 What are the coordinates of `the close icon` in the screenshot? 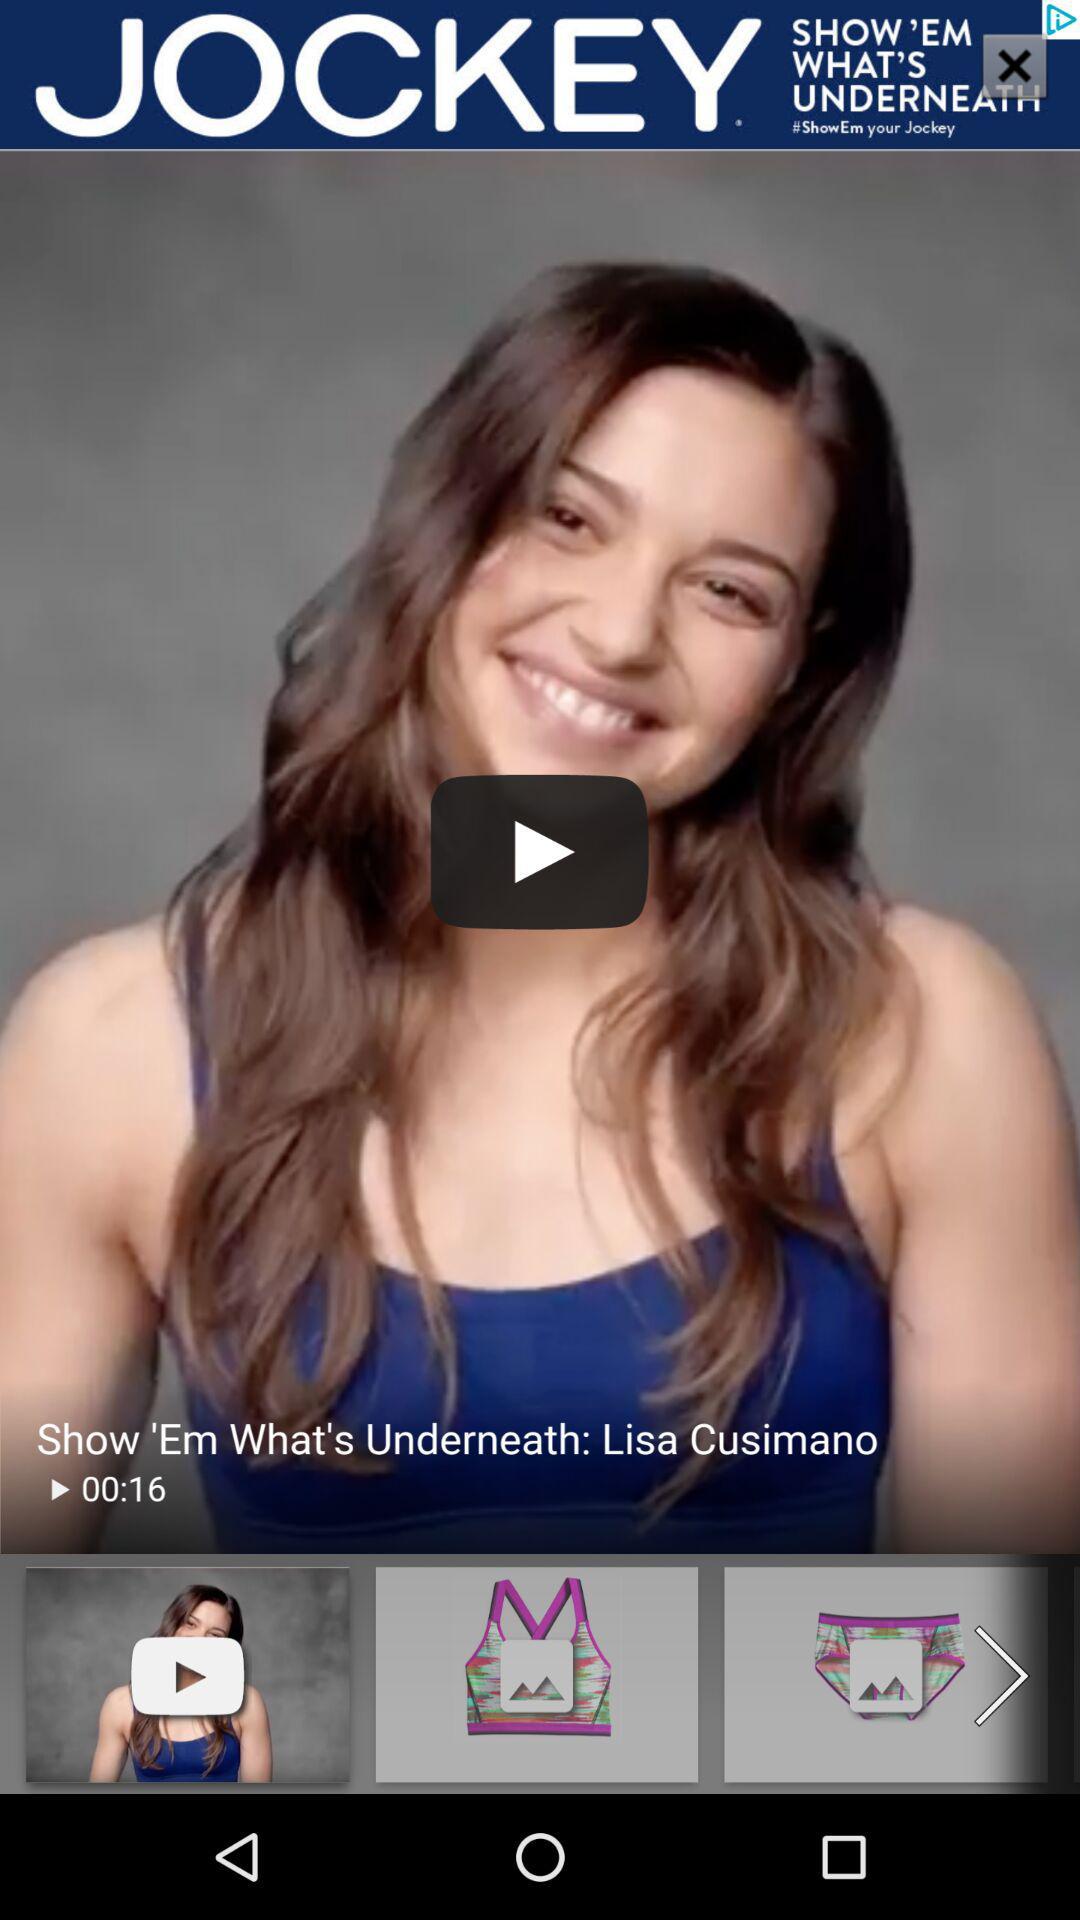 It's located at (1014, 70).